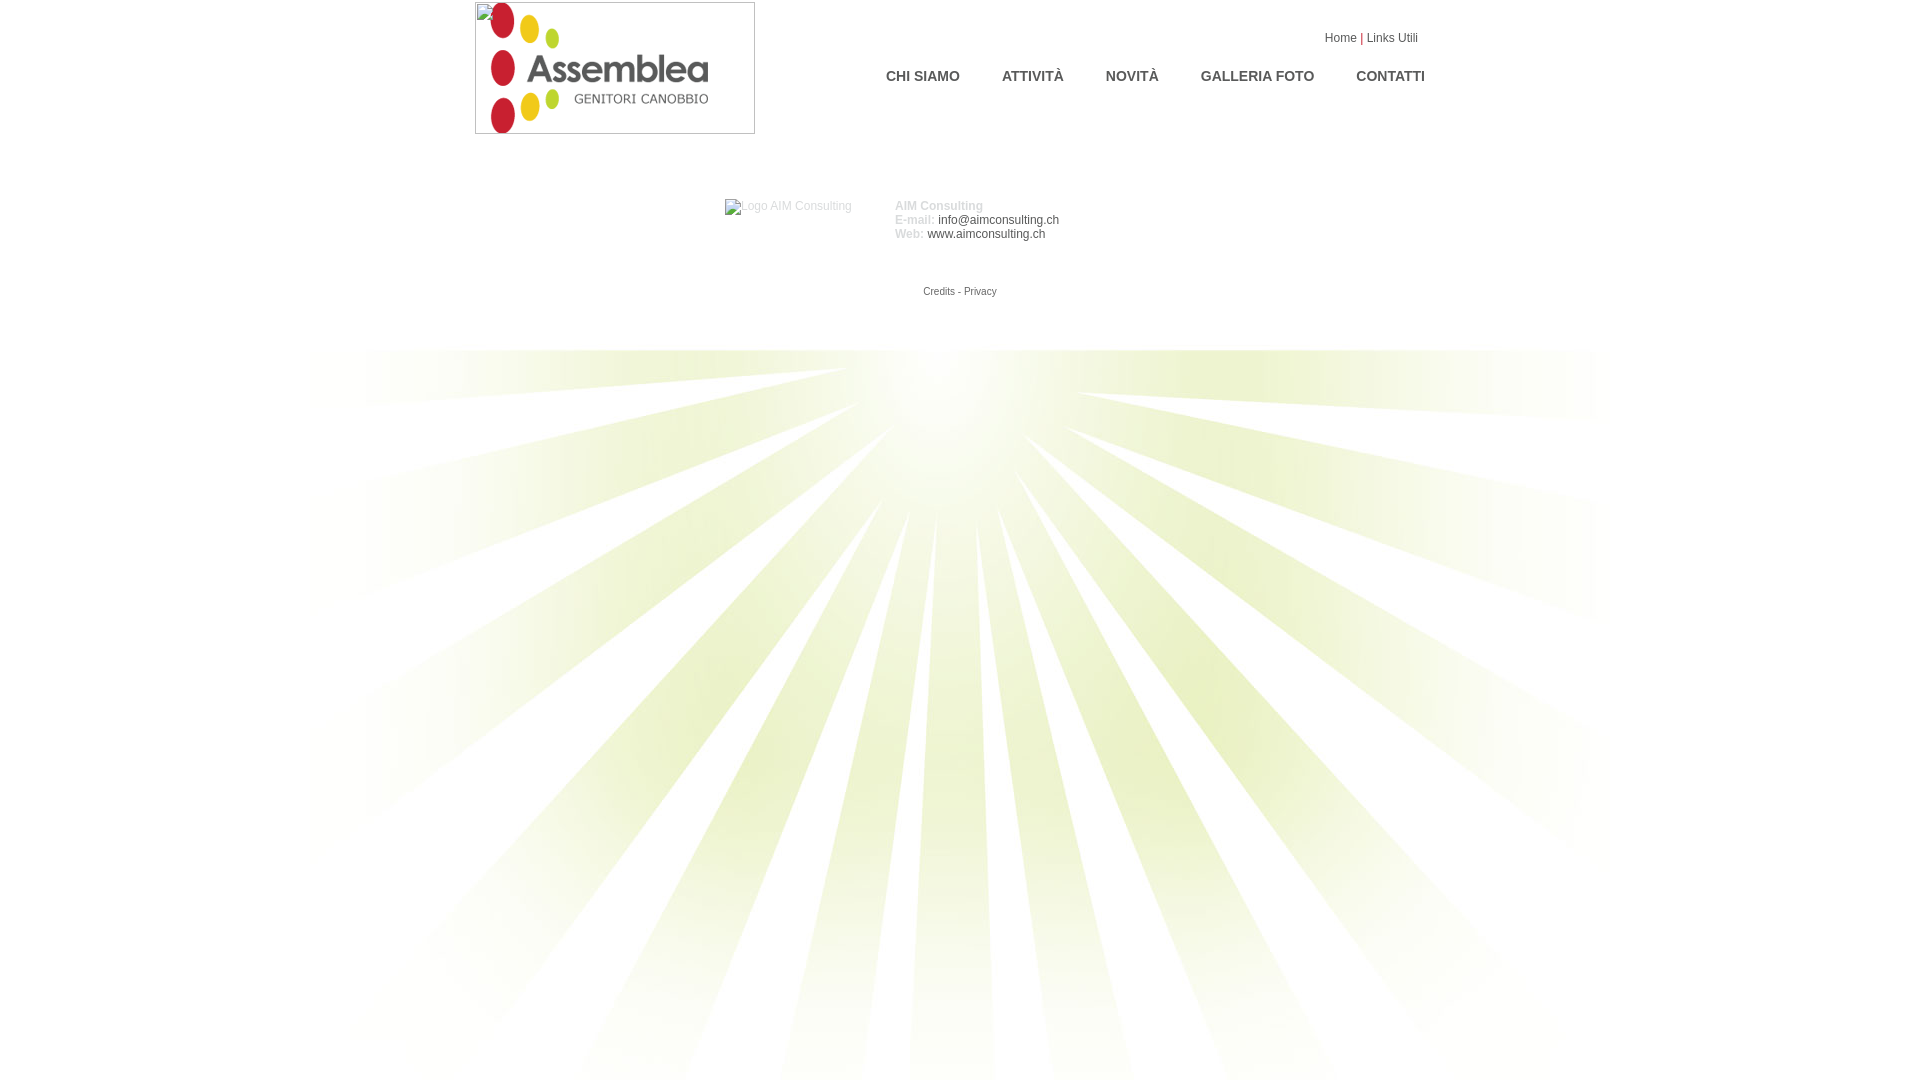 Image resolution: width=1920 pixels, height=1080 pixels. I want to click on 'GALLERIA FOTO', so click(1256, 72).